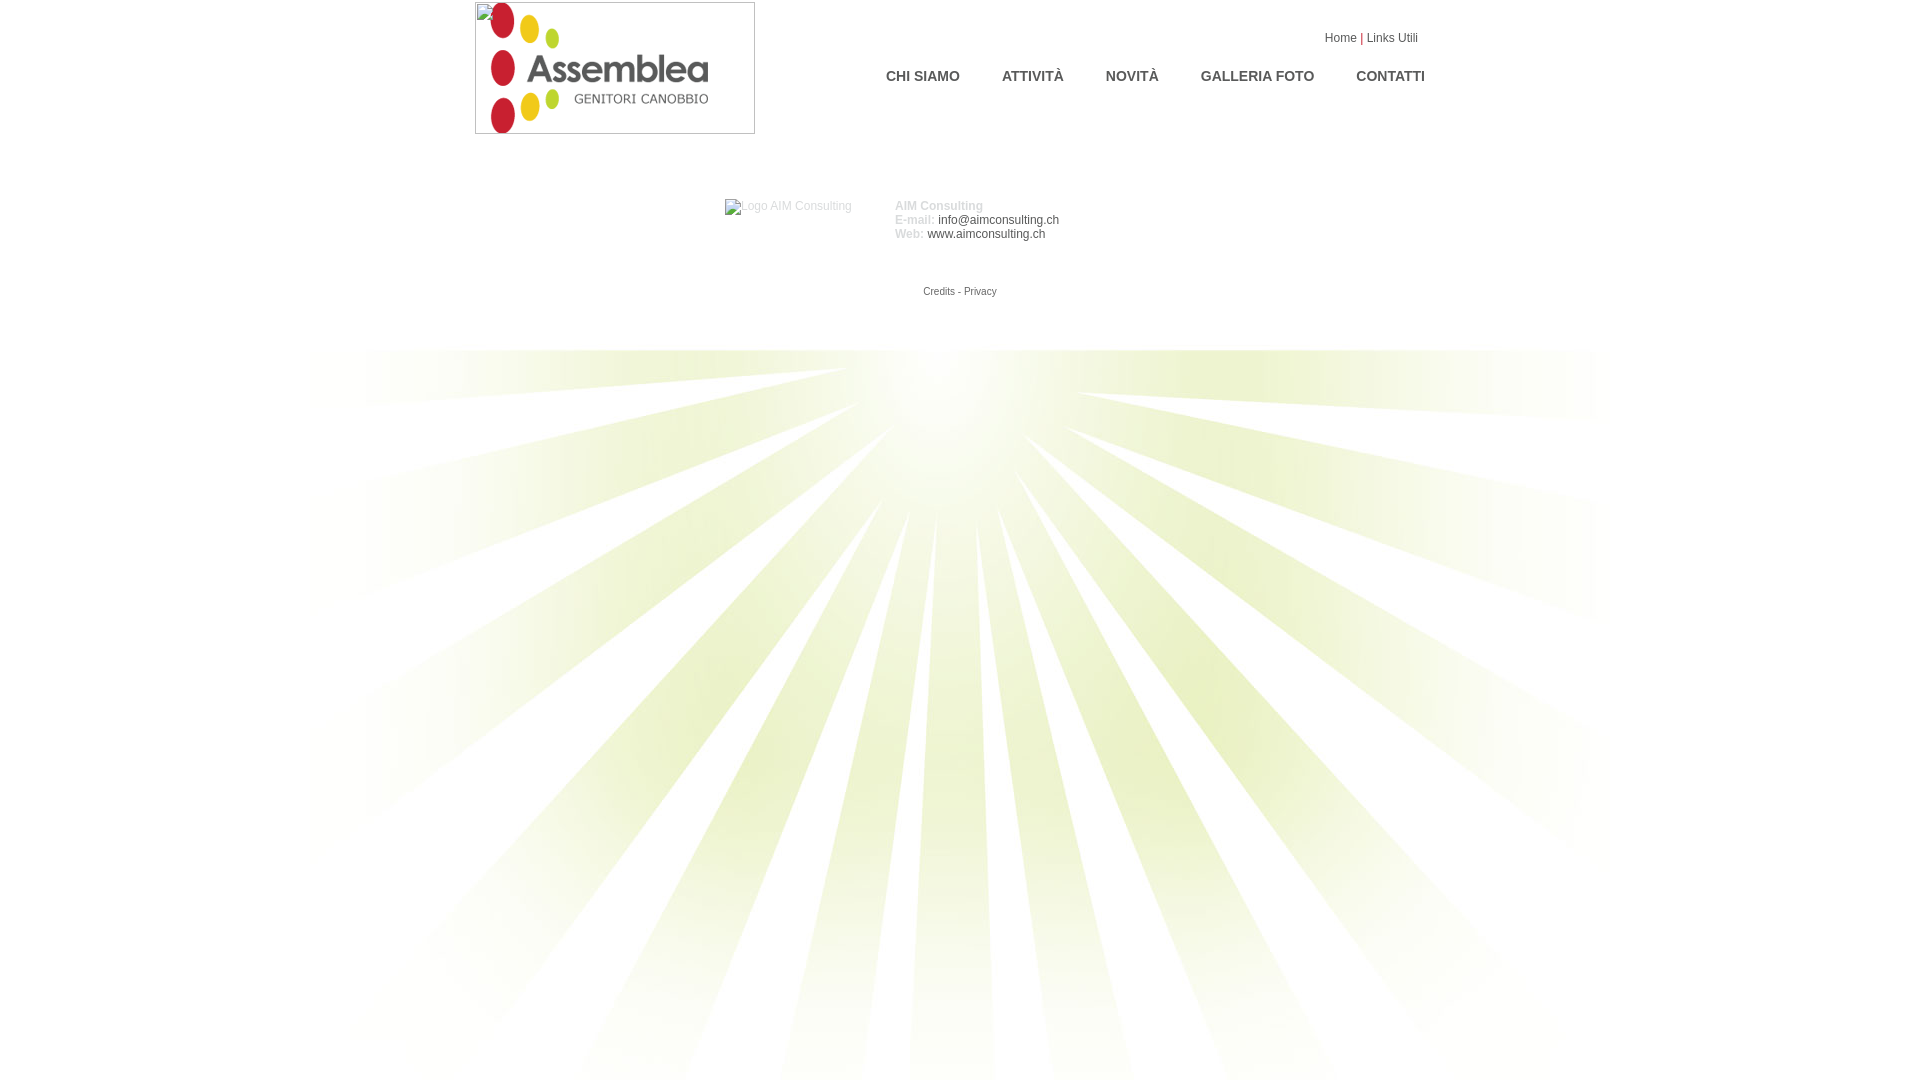 Image resolution: width=1920 pixels, height=1080 pixels. I want to click on 'GALLERIA FOTO', so click(1256, 72).